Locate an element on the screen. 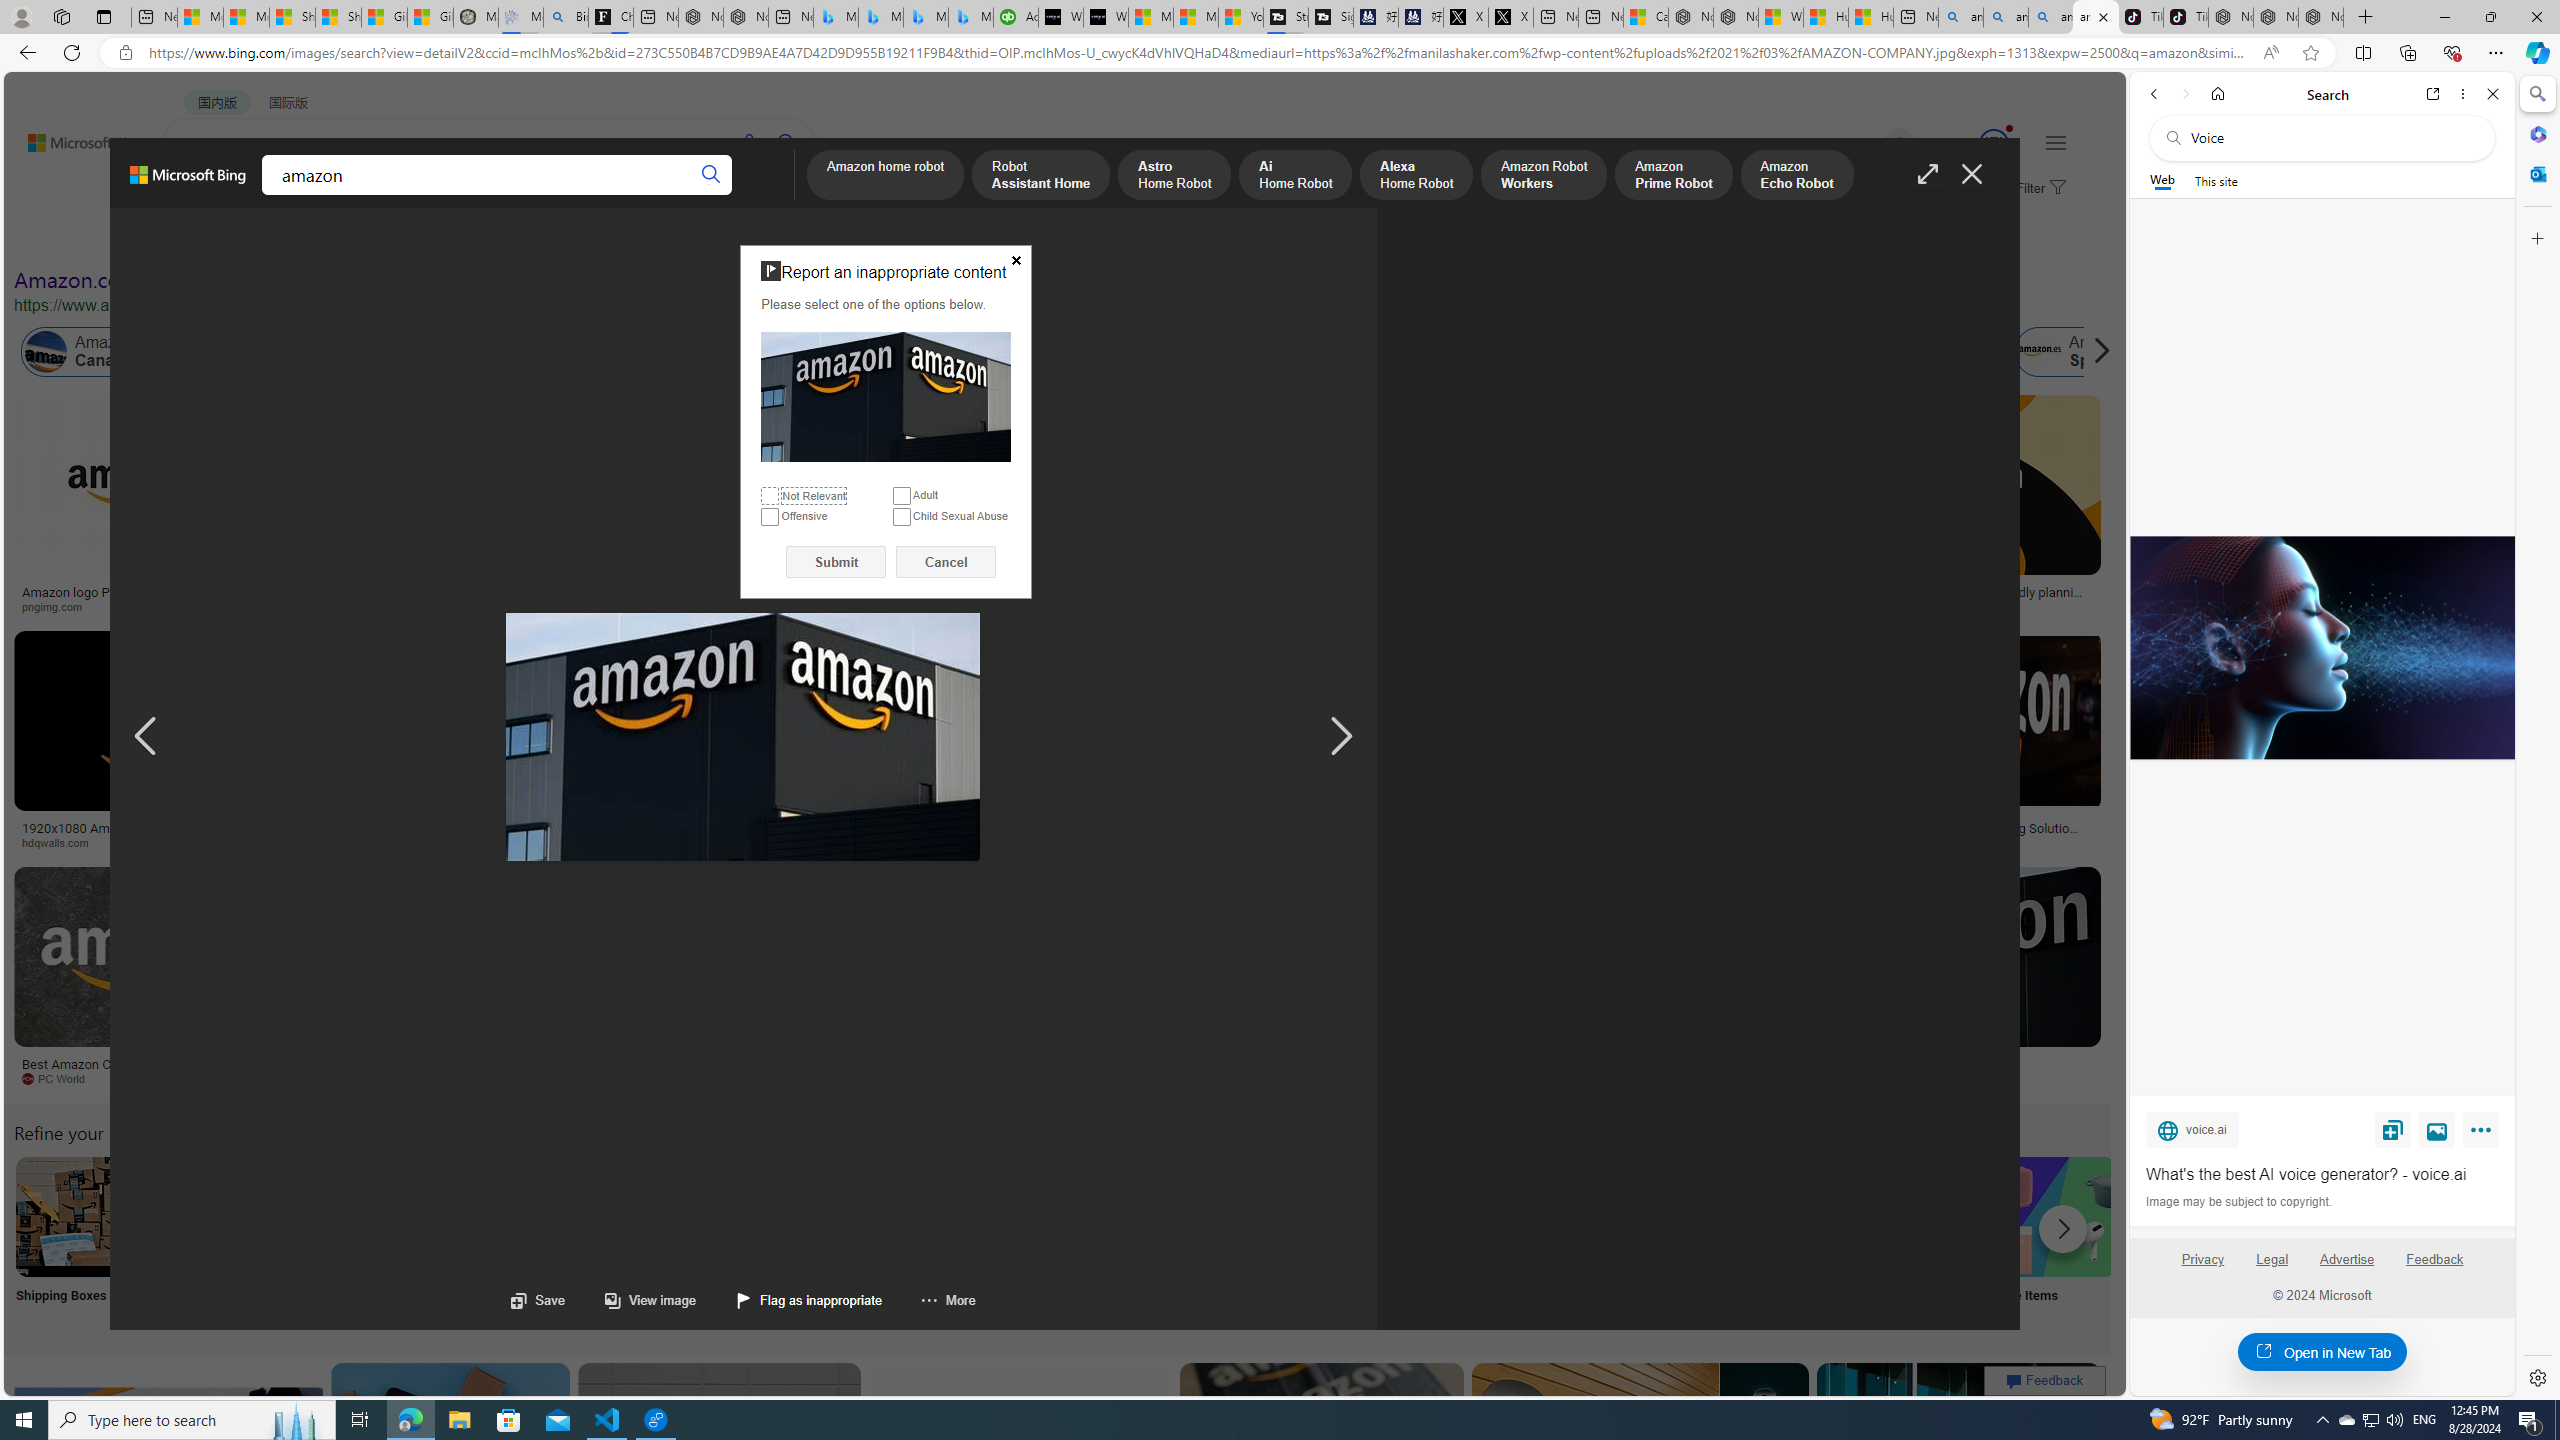 The image size is (2560, 1440). 'Bing Real Estate - Home sales and rental listings' is located at coordinates (564, 16).